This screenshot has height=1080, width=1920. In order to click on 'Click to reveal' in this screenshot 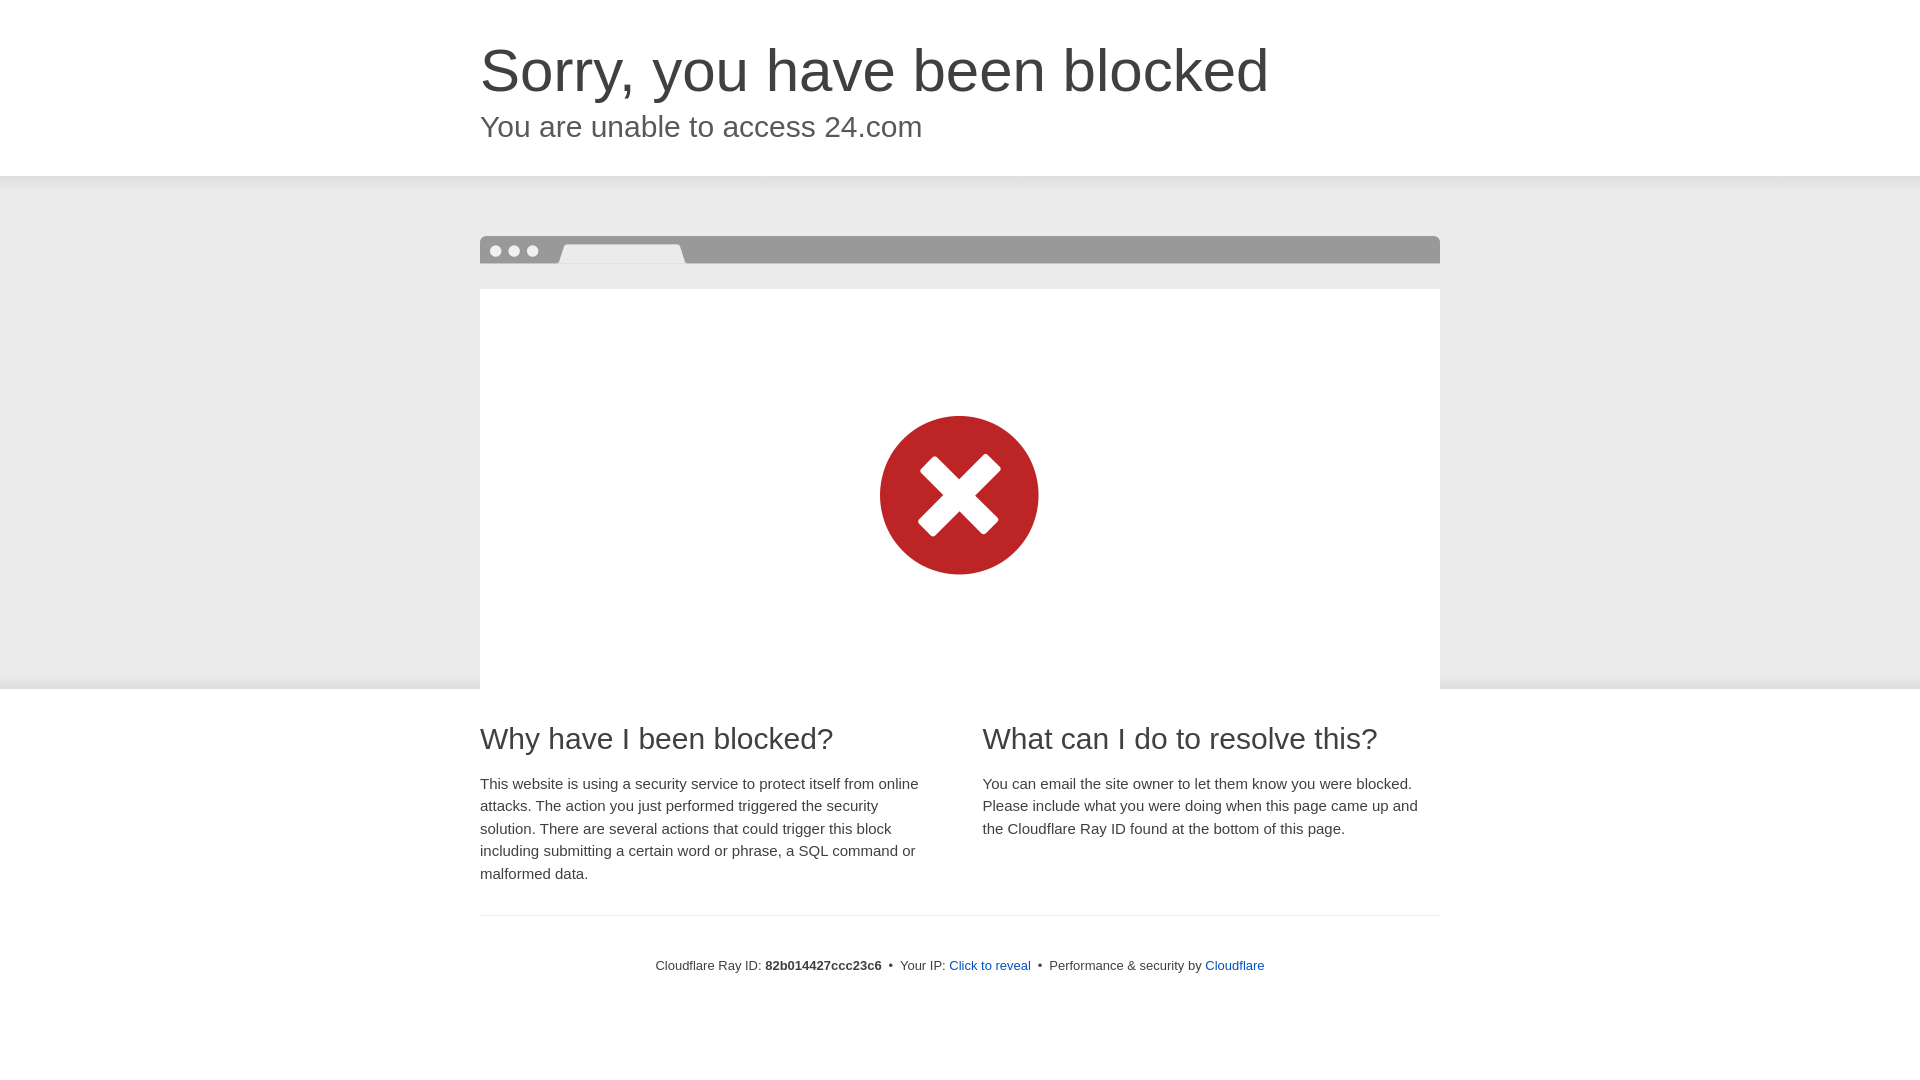, I will do `click(989, 964)`.